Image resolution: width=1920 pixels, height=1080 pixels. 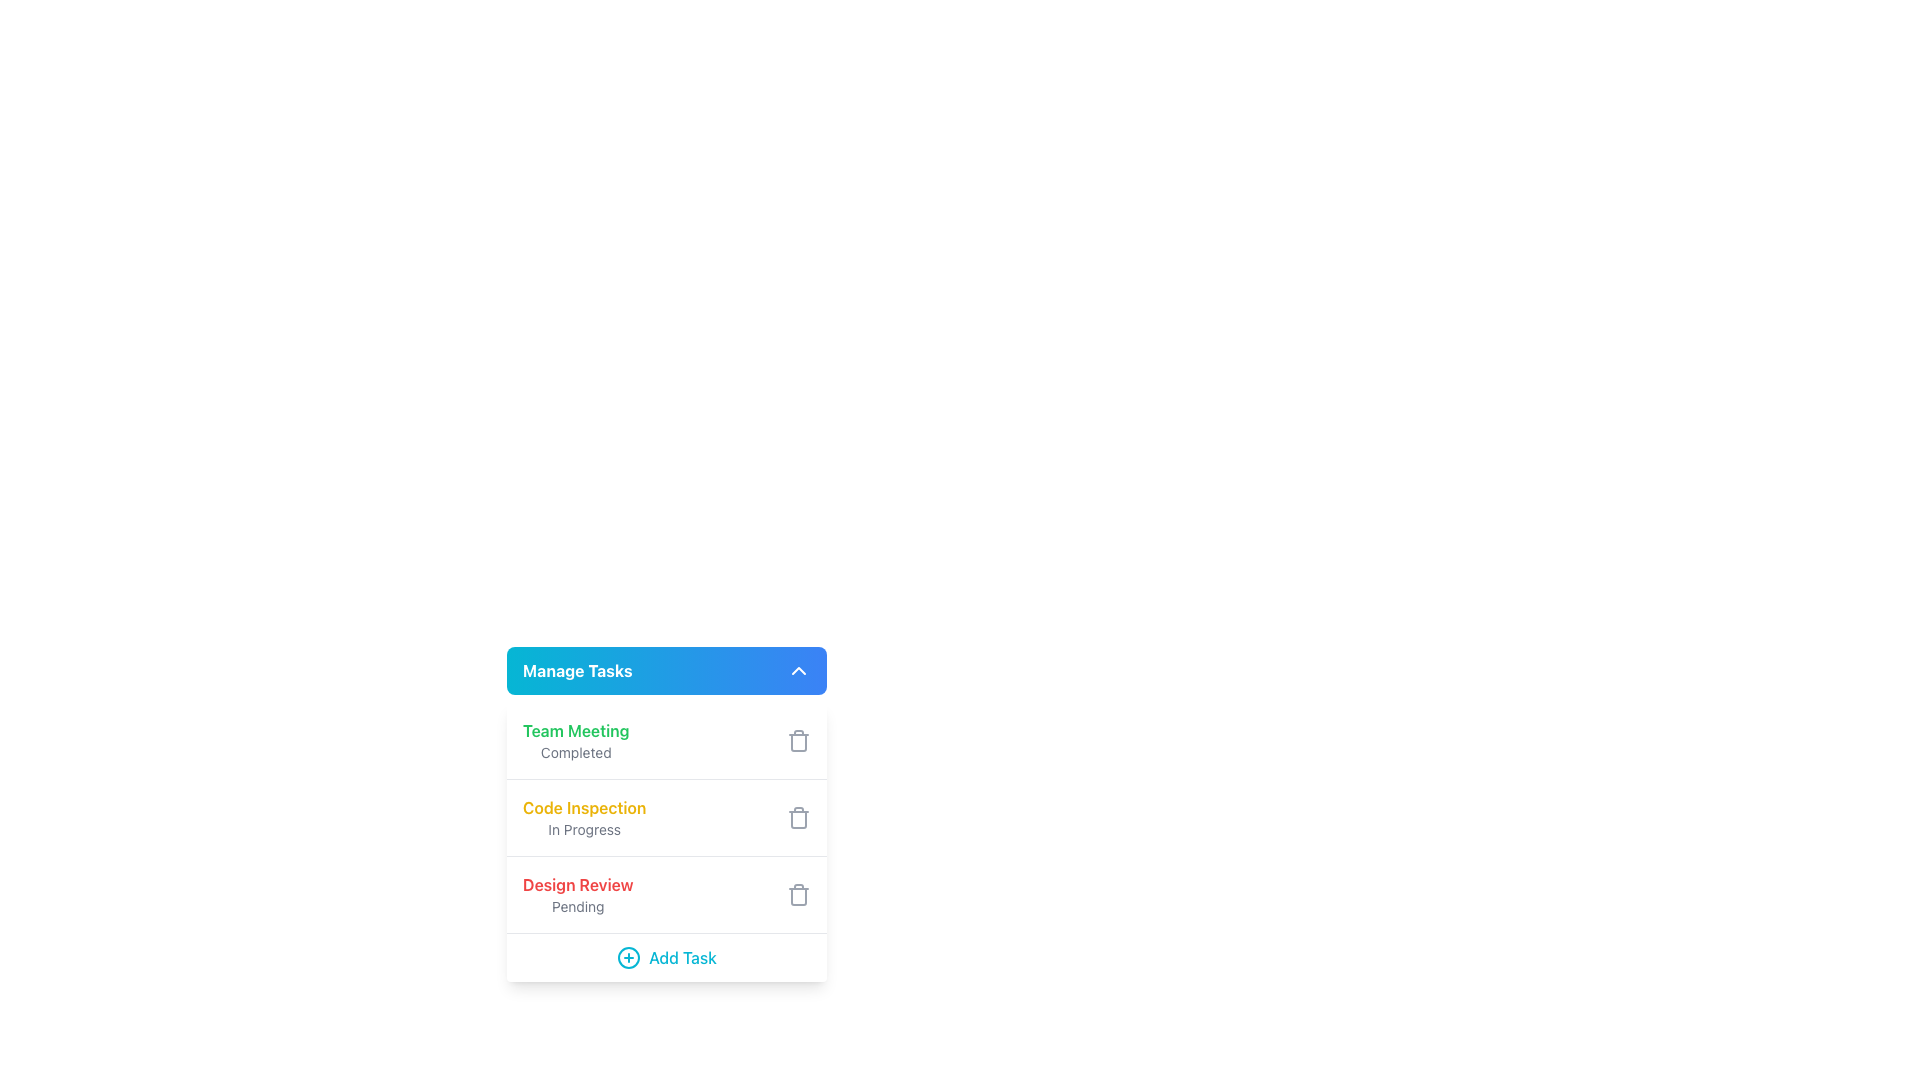 I want to click on the 'Pending' text label located below the 'Design Review' label in the task list of the 'Manage Tasks' box, so click(x=577, y=906).